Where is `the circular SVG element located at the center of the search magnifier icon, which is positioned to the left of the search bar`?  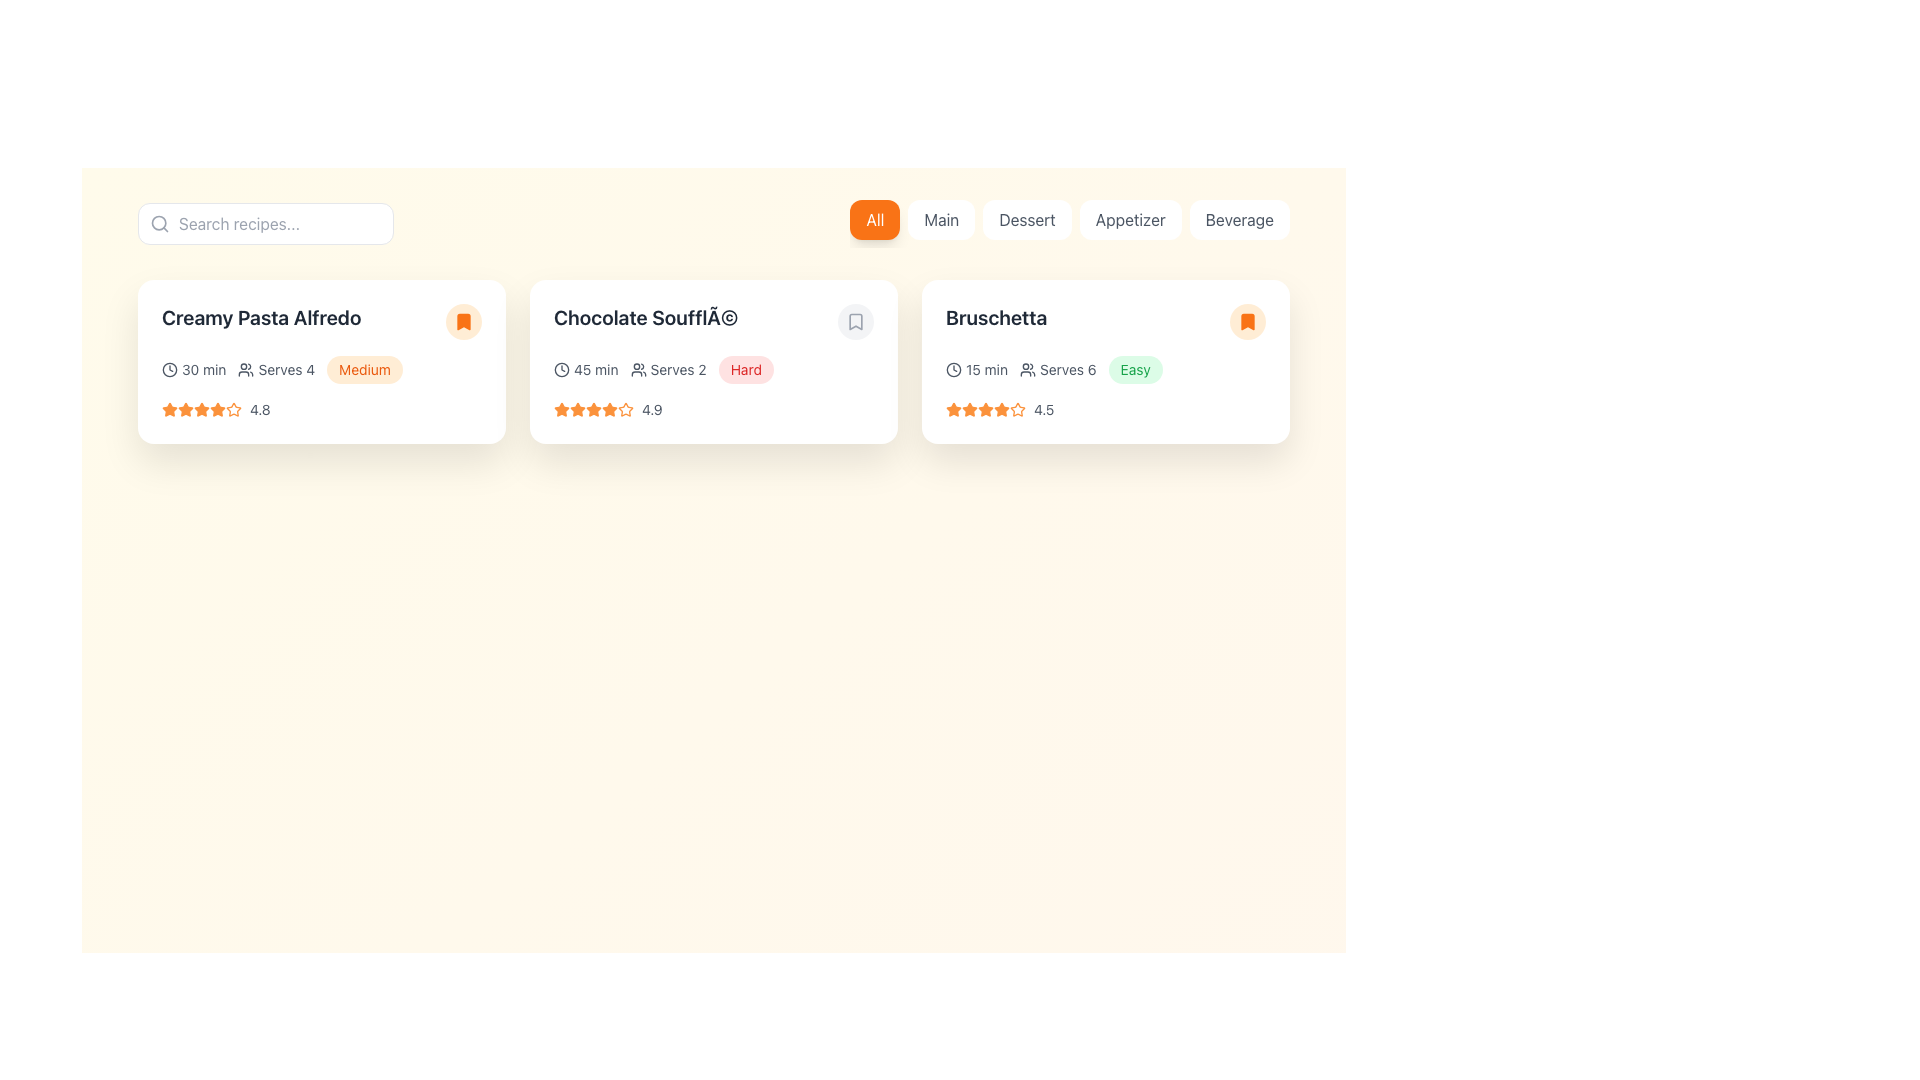
the circular SVG element located at the center of the search magnifier icon, which is positioned to the left of the search bar is located at coordinates (158, 223).